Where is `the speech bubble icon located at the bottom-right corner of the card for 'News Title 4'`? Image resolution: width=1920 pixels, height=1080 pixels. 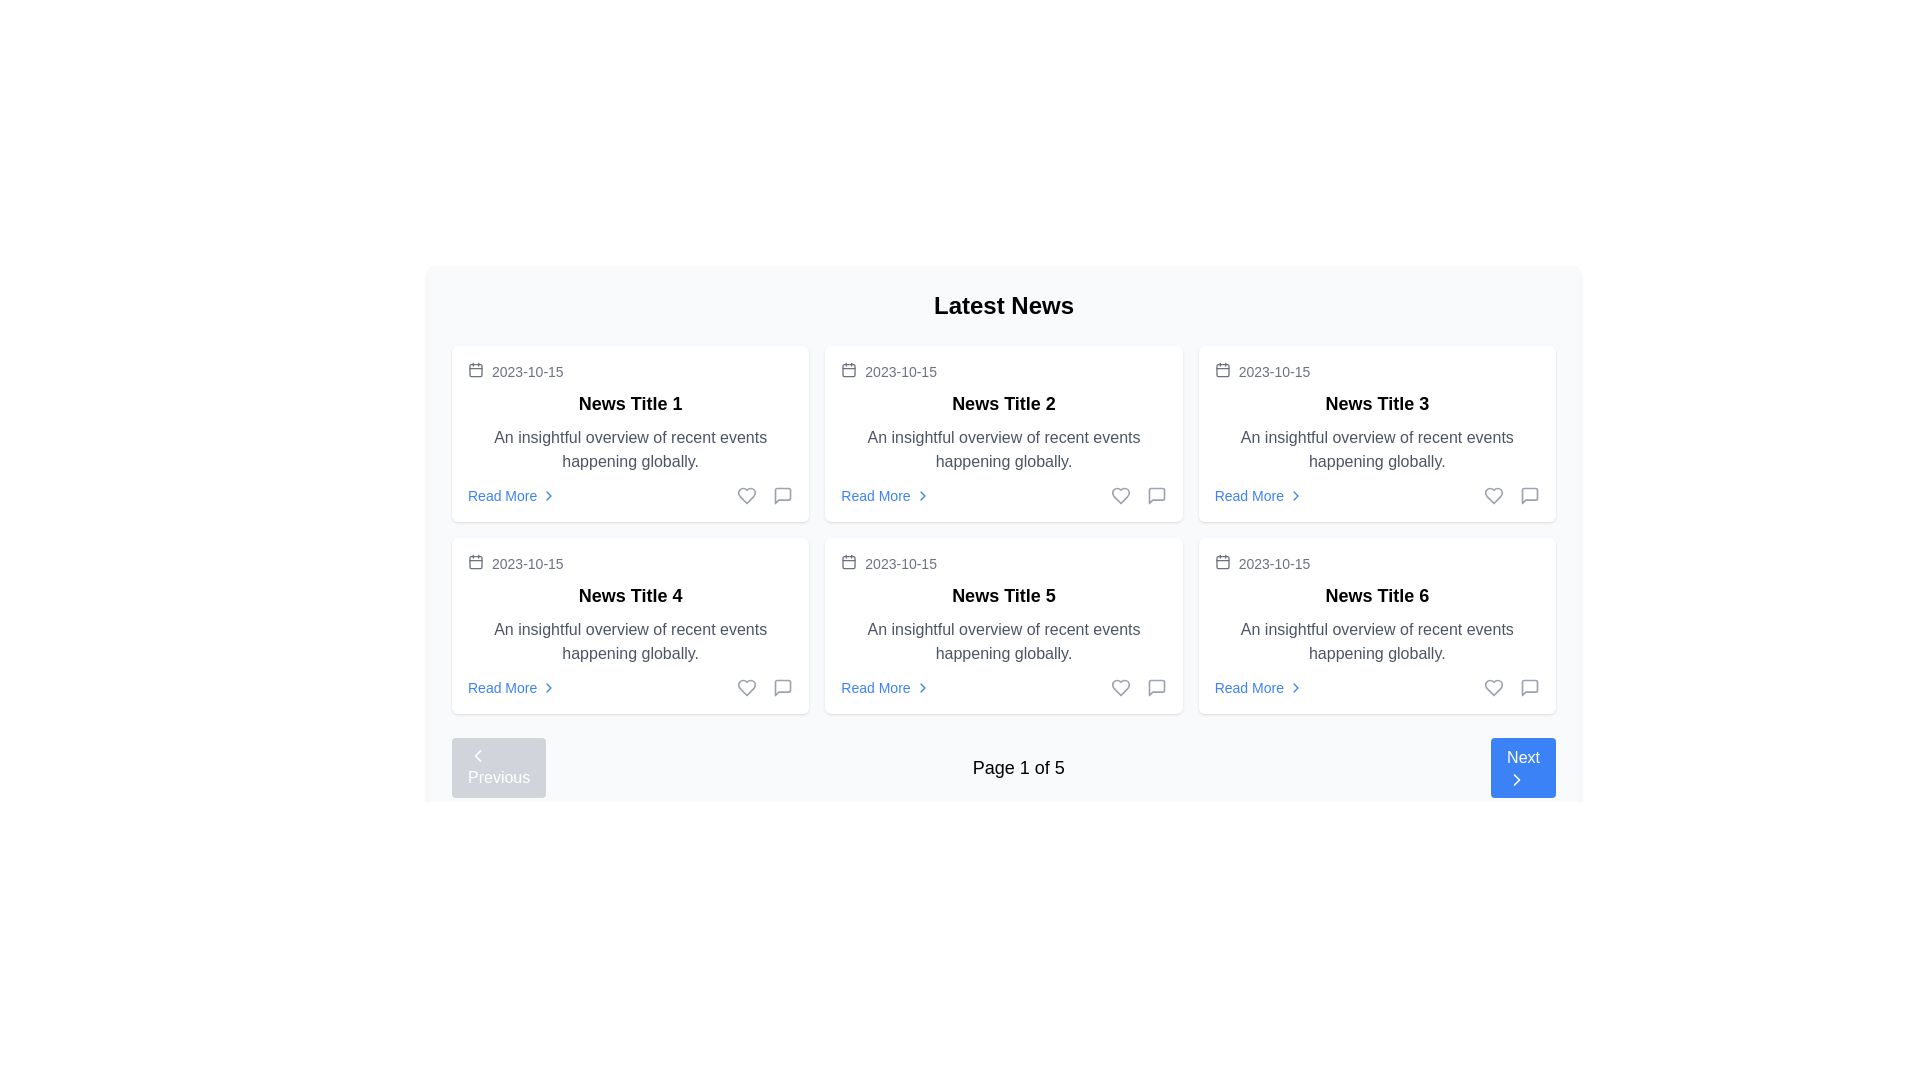
the speech bubble icon located at the bottom-right corner of the card for 'News Title 4' is located at coordinates (782, 686).